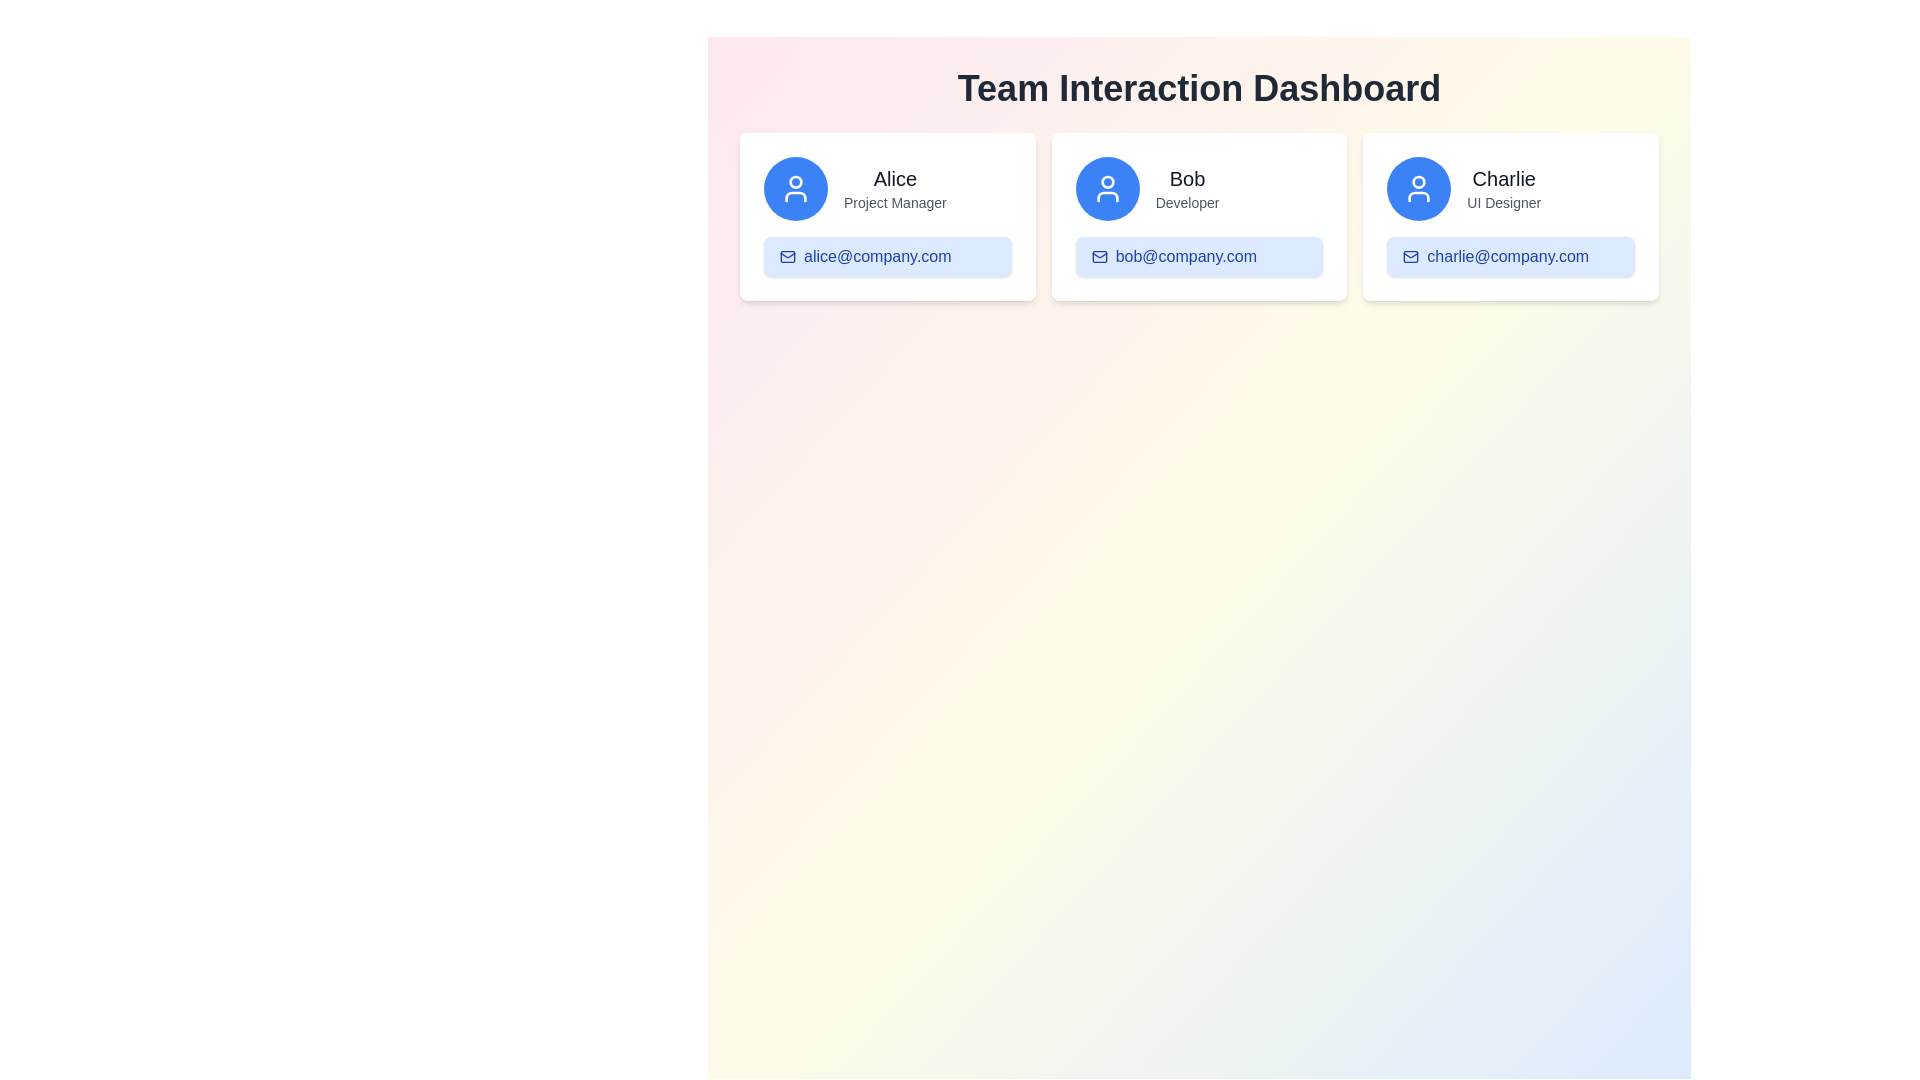  What do you see at coordinates (886, 256) in the screenshot?
I see `the interactive email link 'alice@company.com' with an envelope icon, located below Alice's name in the project manager card` at bounding box center [886, 256].